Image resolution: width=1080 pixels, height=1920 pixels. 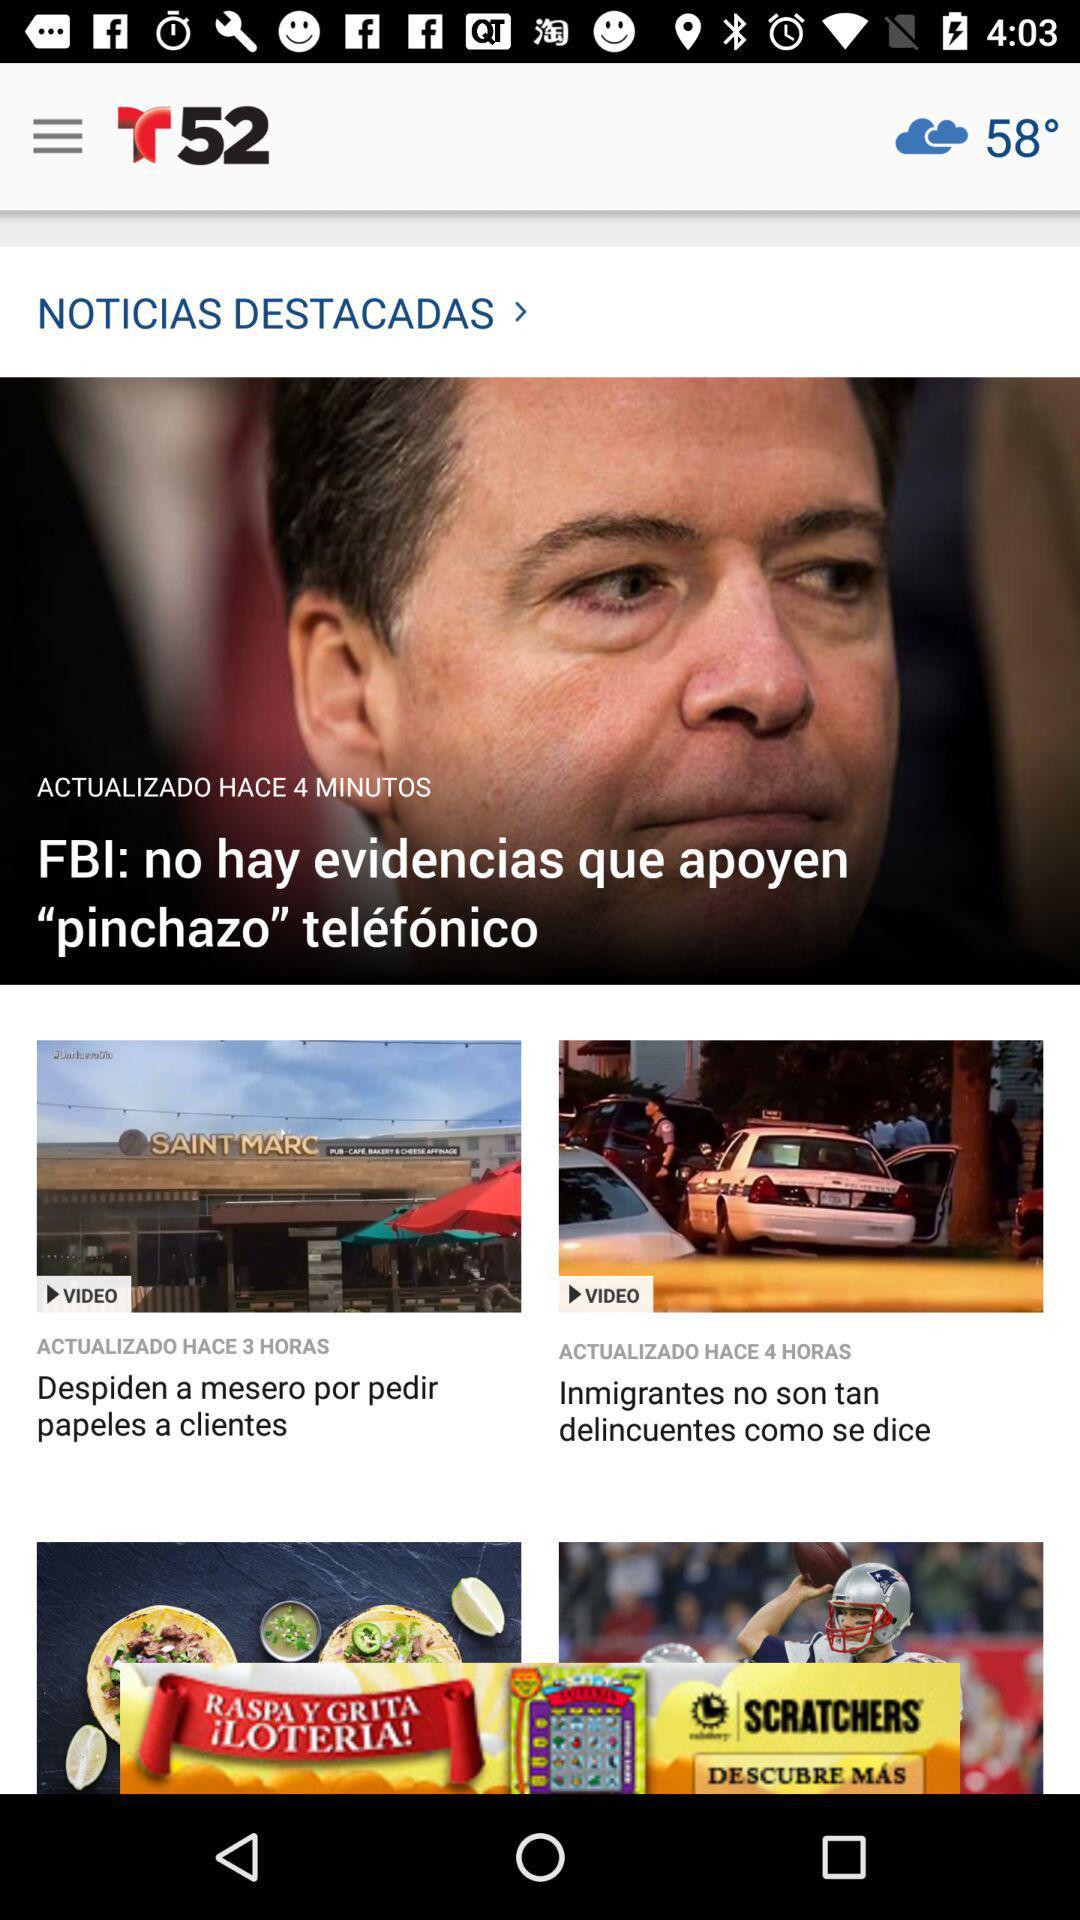 What do you see at coordinates (278, 1176) in the screenshot?
I see `open story` at bounding box center [278, 1176].